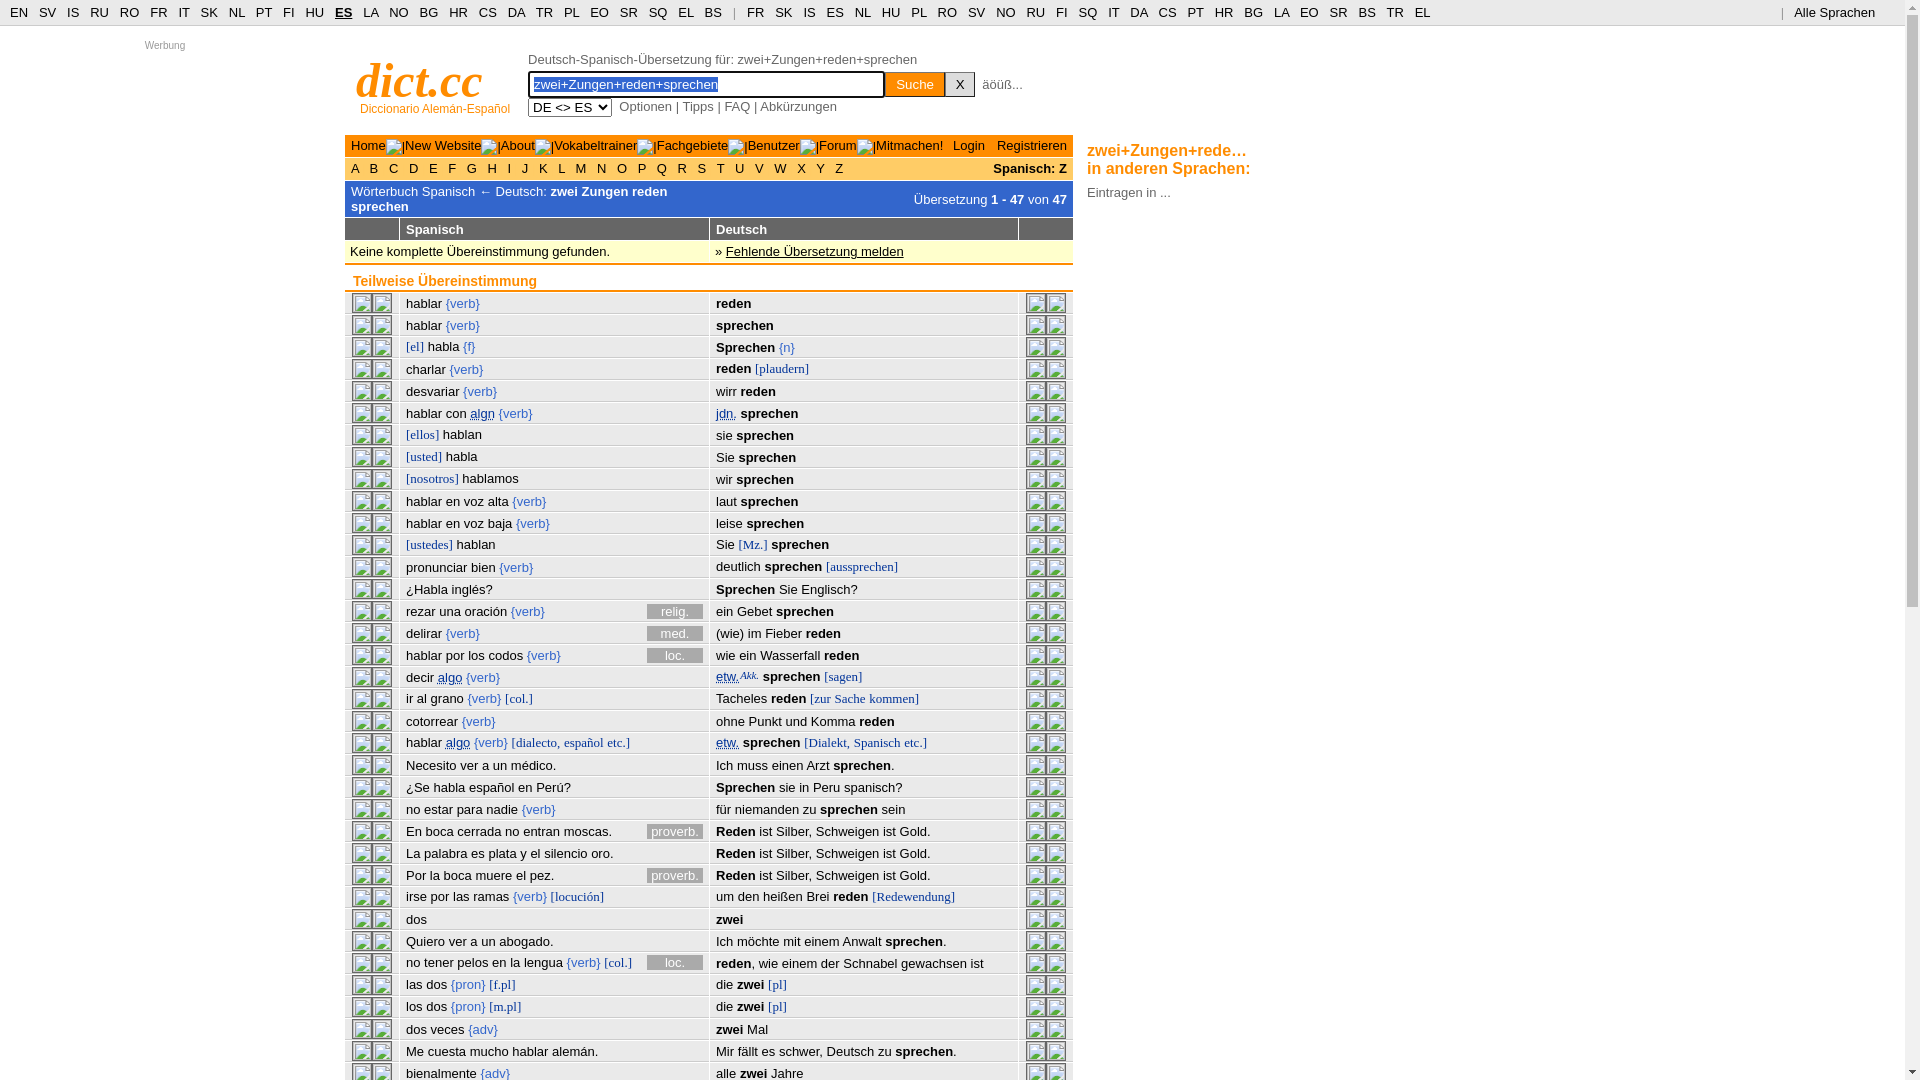 The height and width of the screenshot is (1080, 1920). What do you see at coordinates (448, 12) in the screenshot?
I see `'HR'` at bounding box center [448, 12].